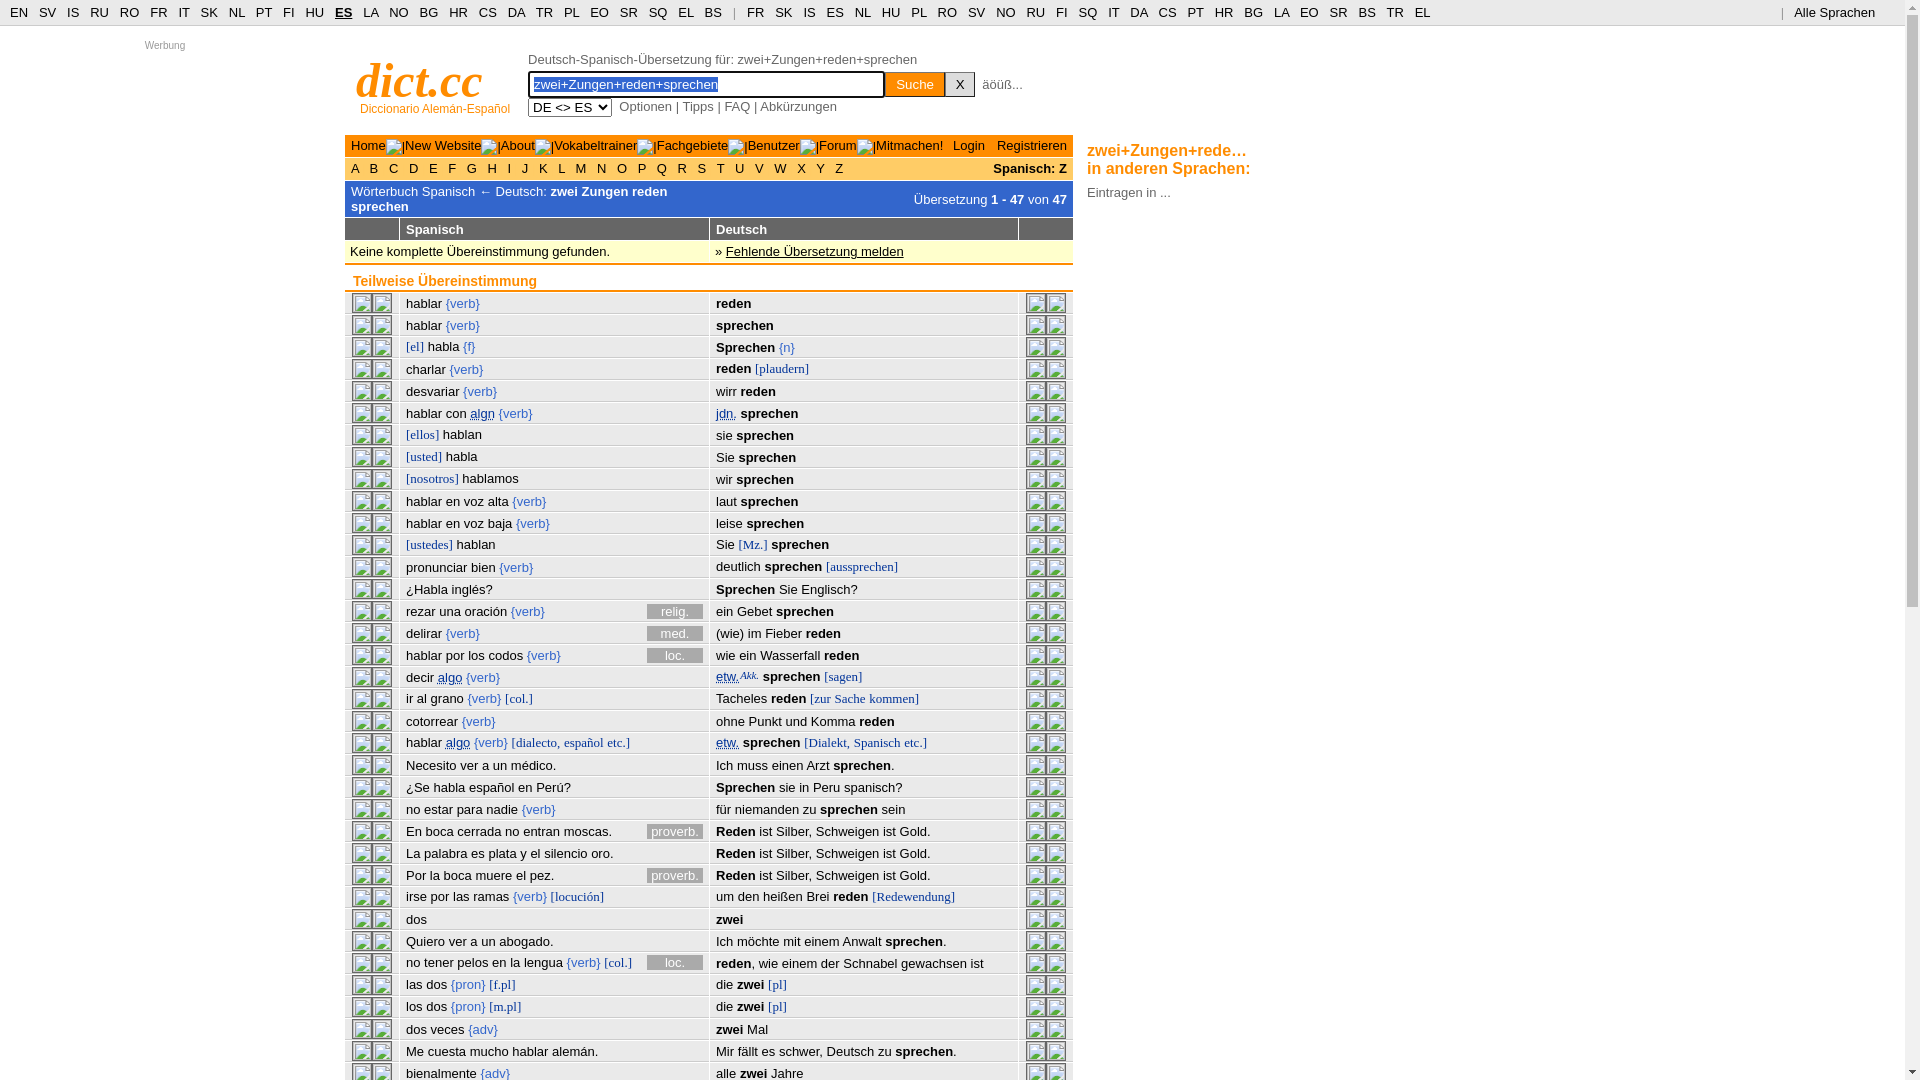 The height and width of the screenshot is (1080, 1920). What do you see at coordinates (448, 12) in the screenshot?
I see `'HR'` at bounding box center [448, 12].